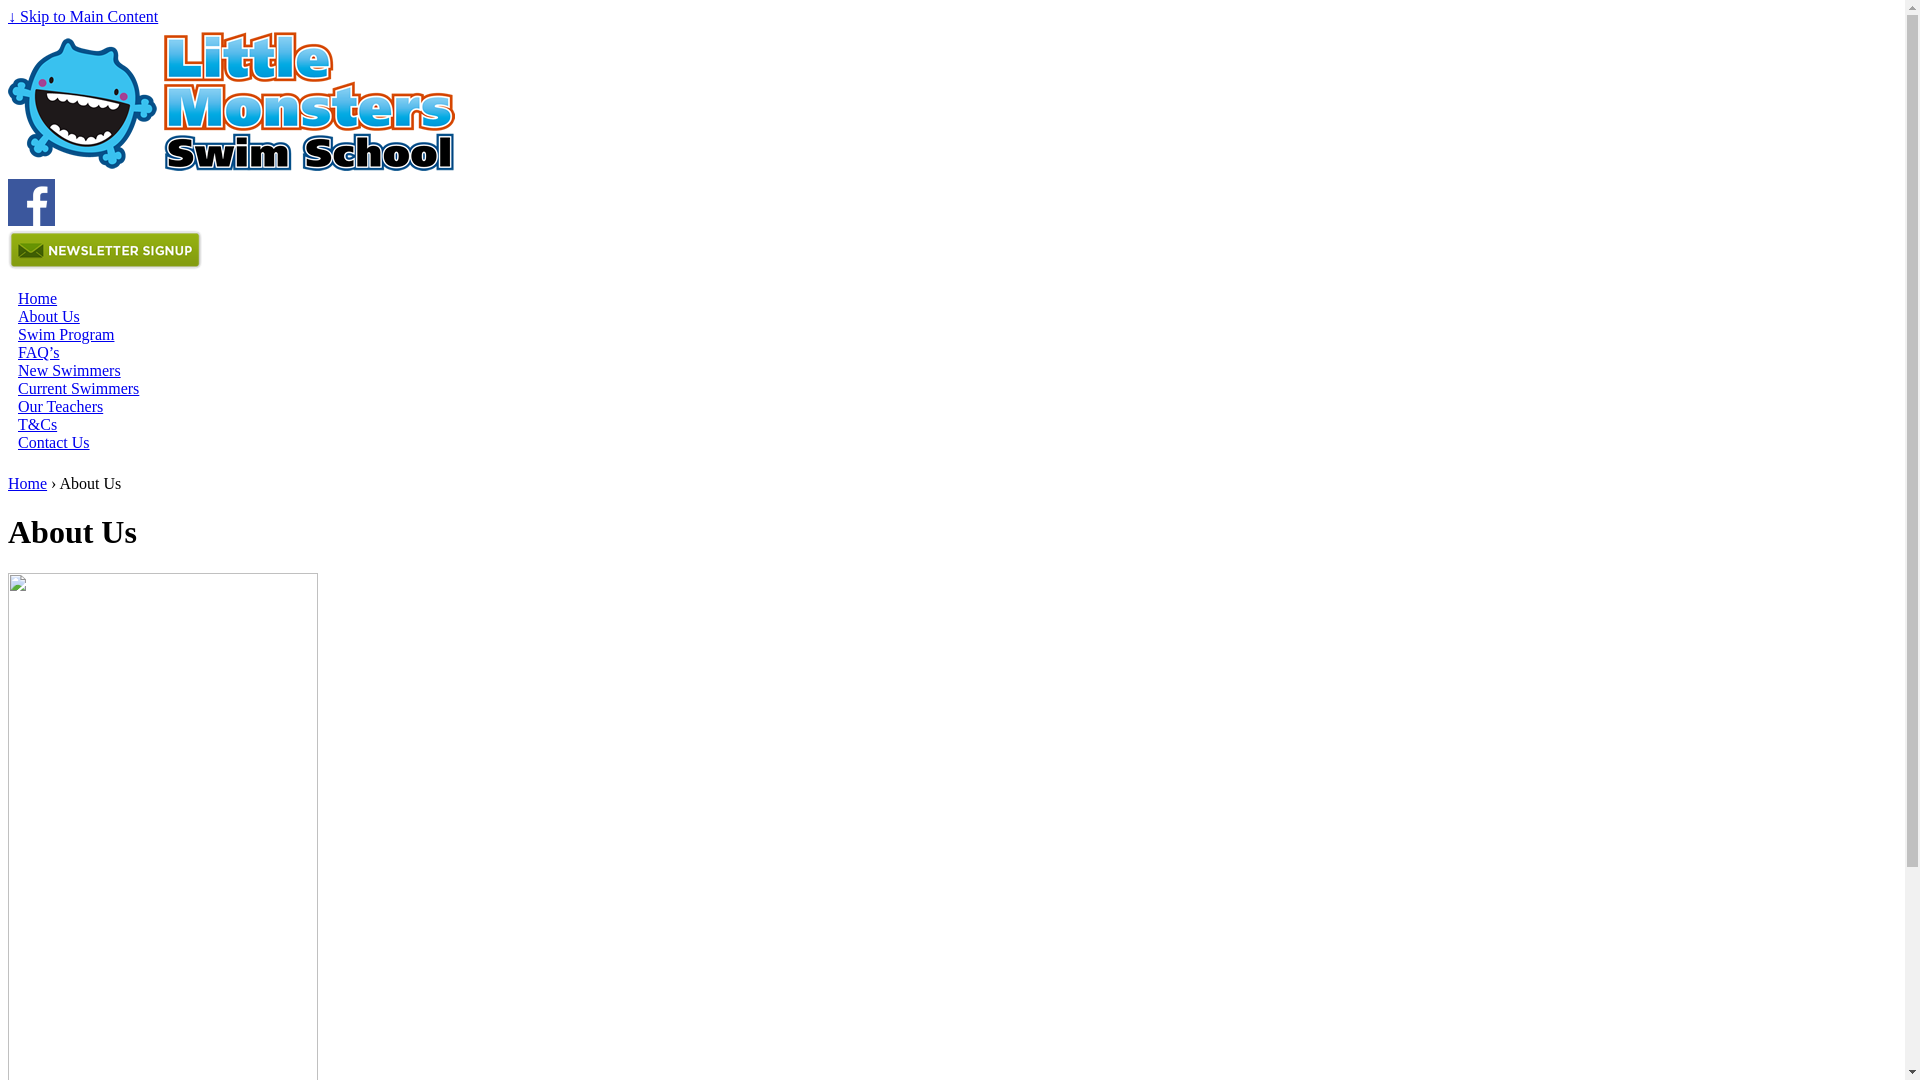 This screenshot has width=1920, height=1080. I want to click on 'Home', so click(27, 483).